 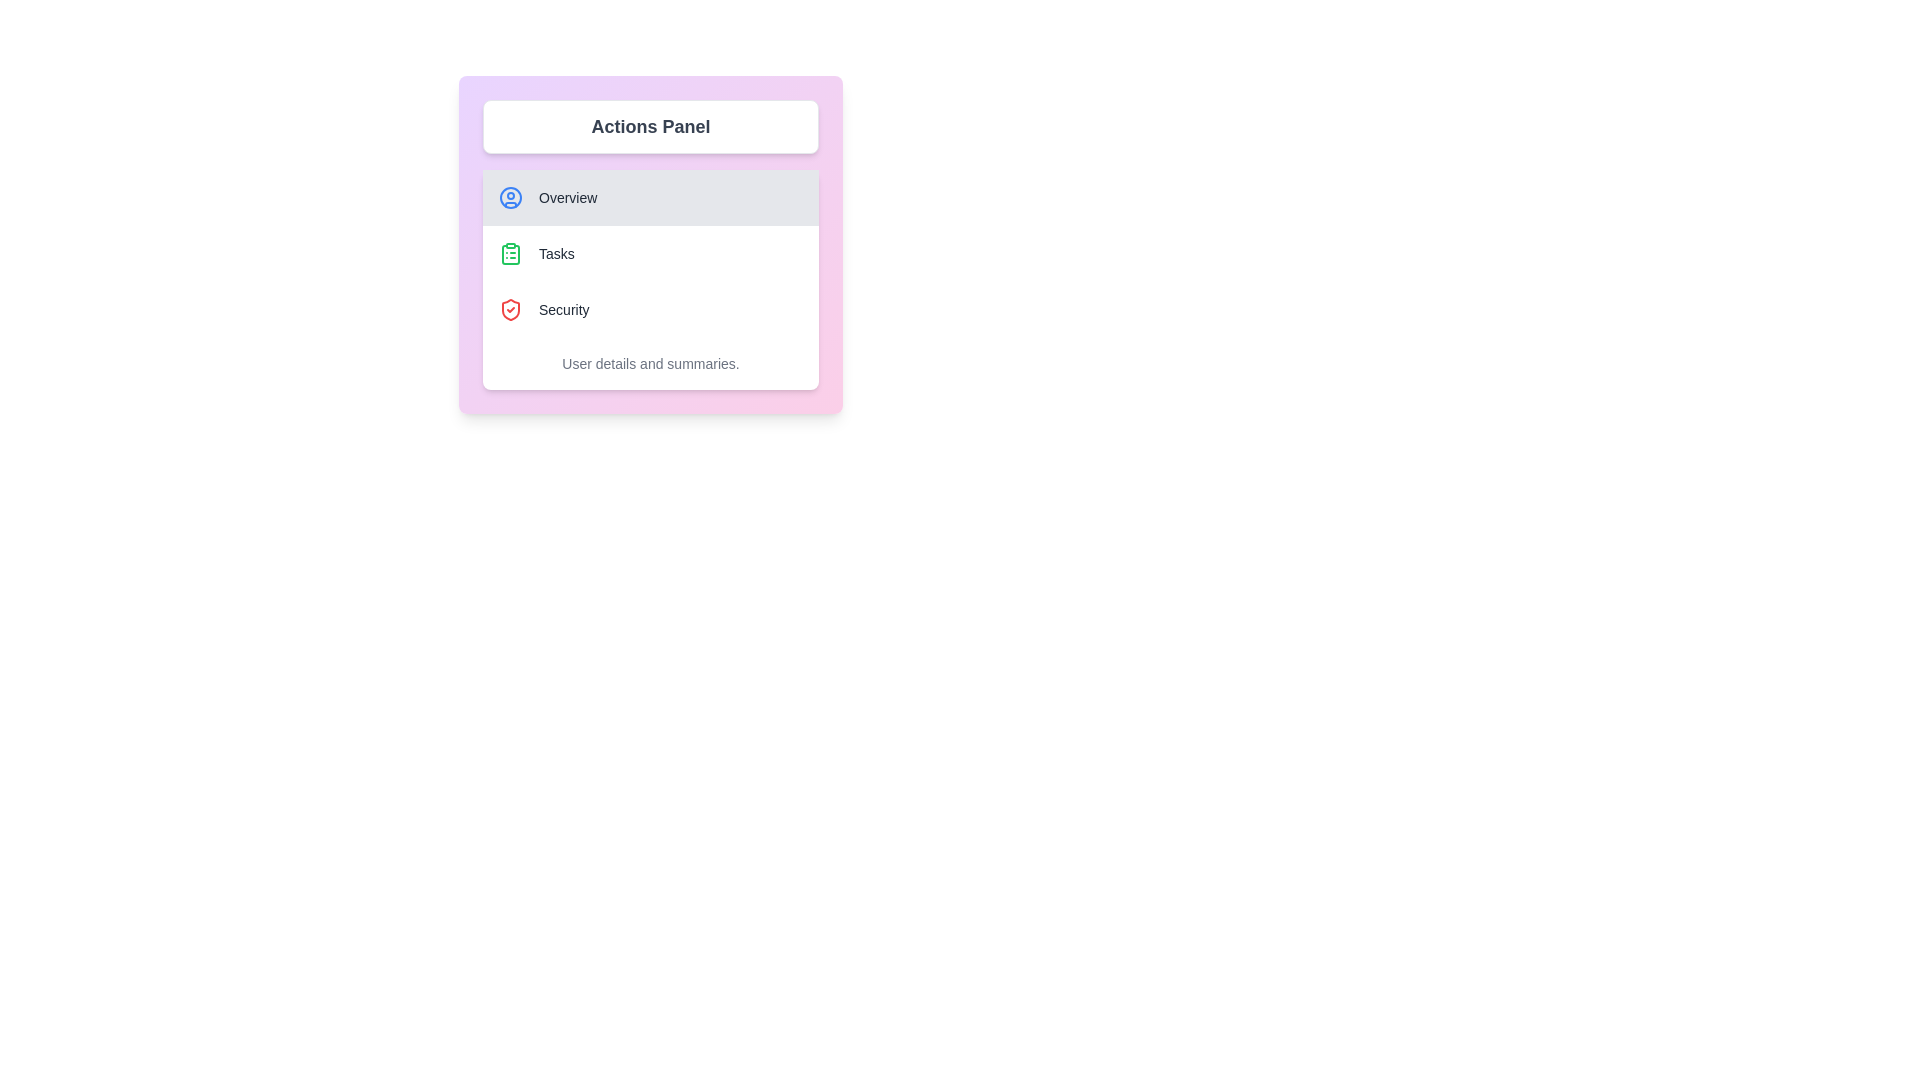 What do you see at coordinates (651, 197) in the screenshot?
I see `the menu option Overview` at bounding box center [651, 197].